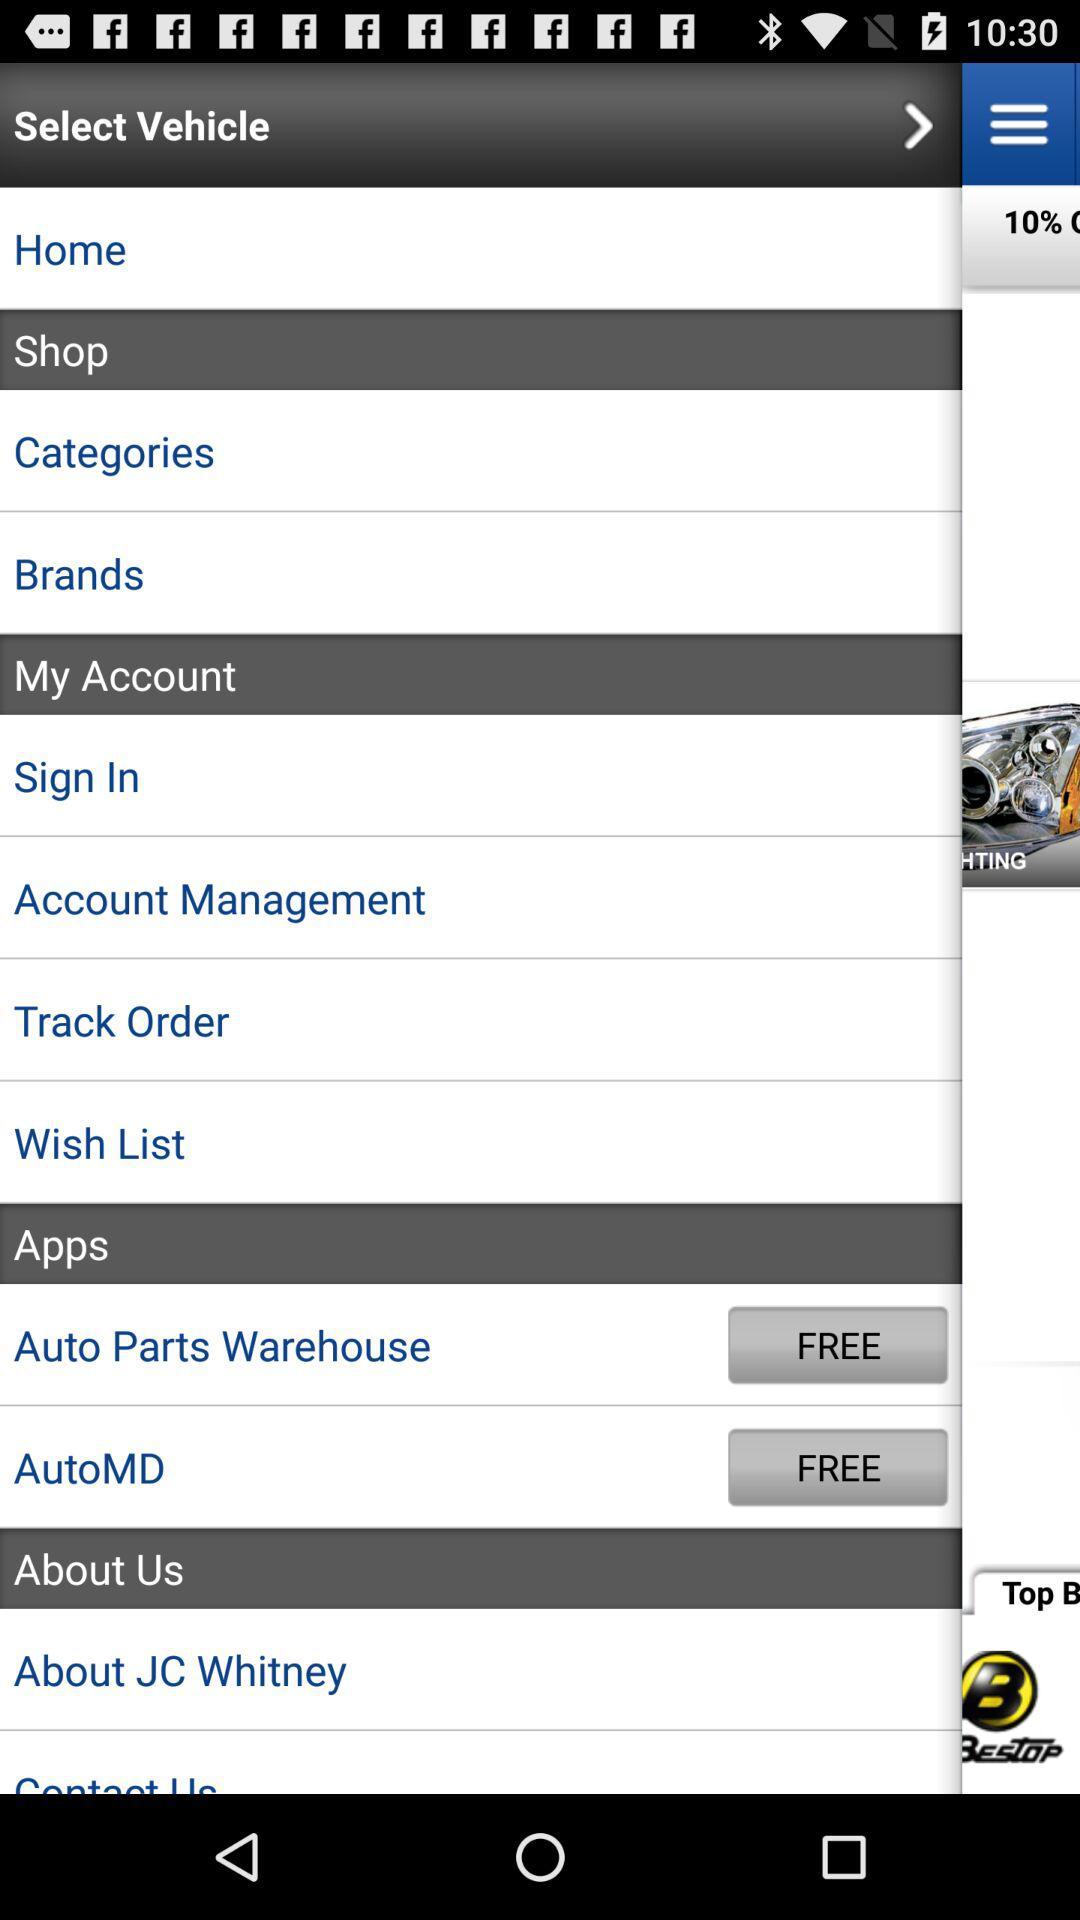  I want to click on the track order item, so click(481, 1020).